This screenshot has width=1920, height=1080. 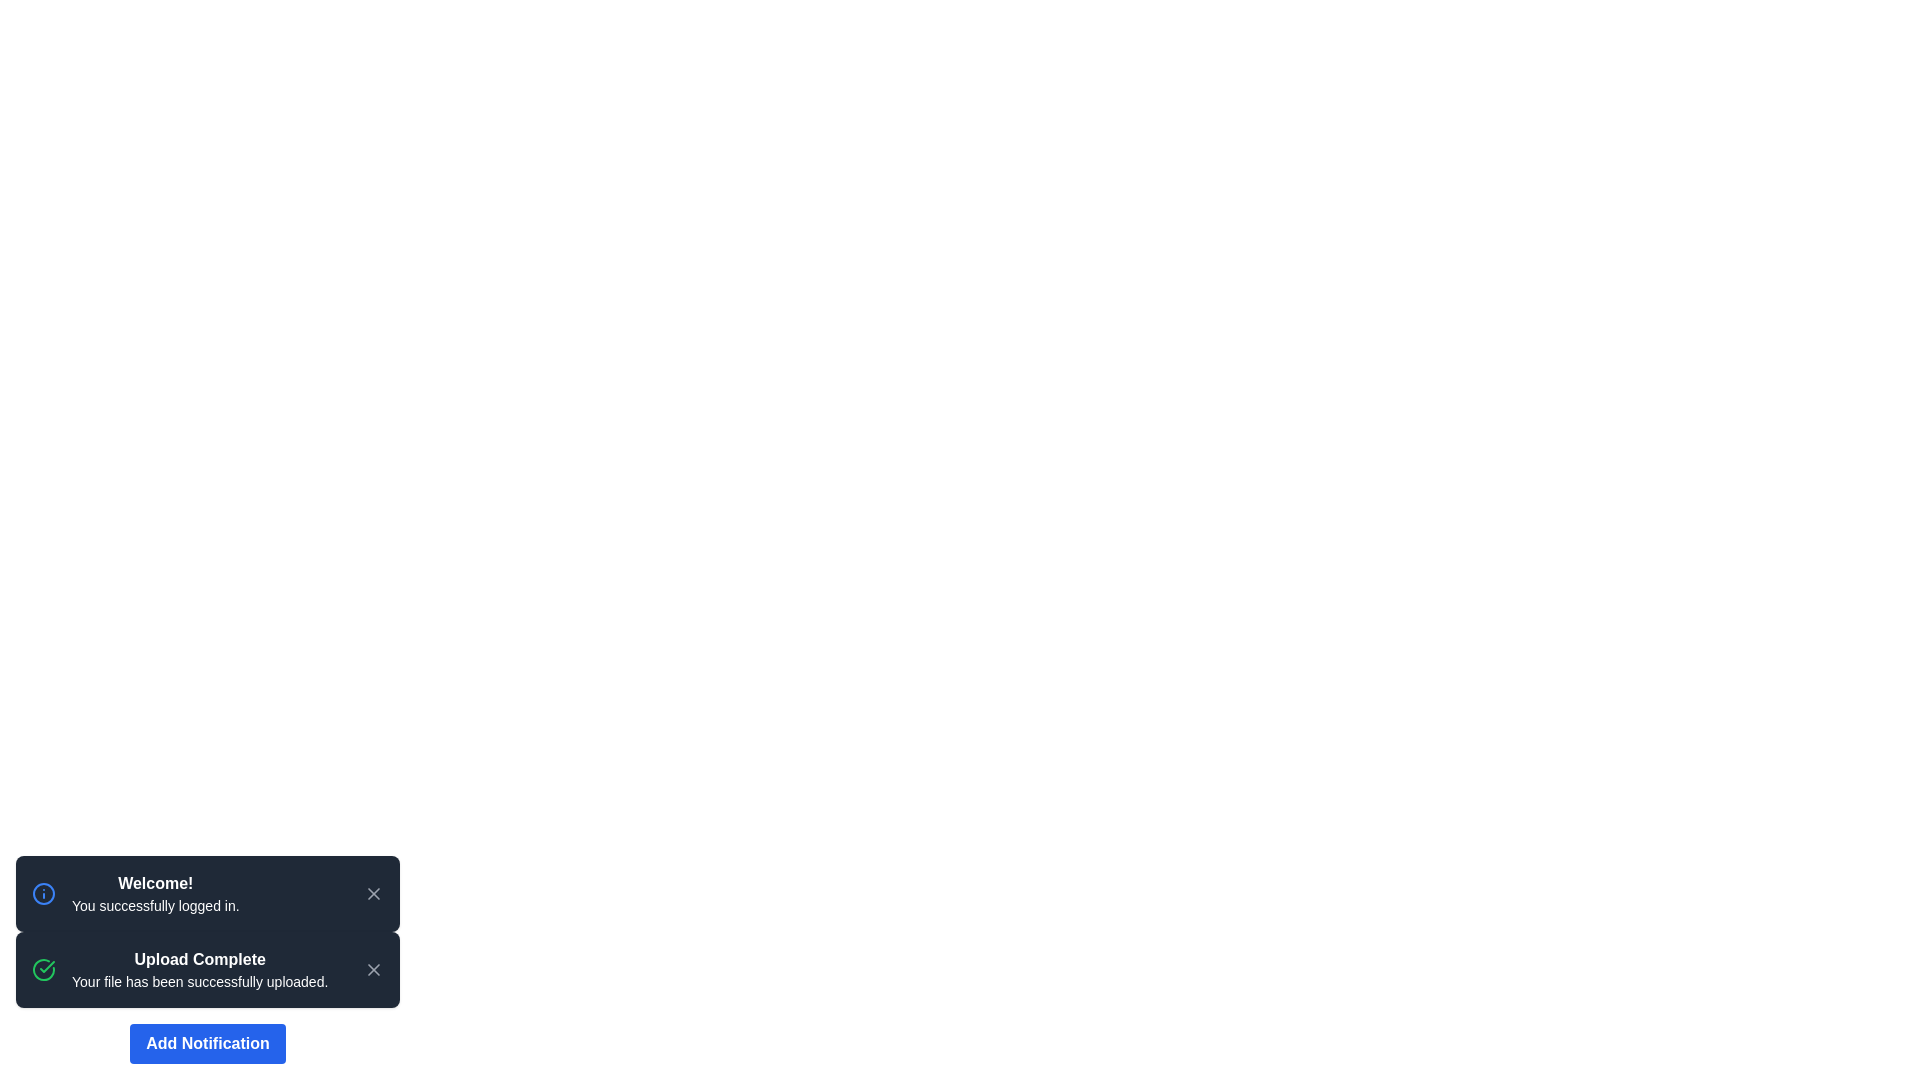 I want to click on the close button located in the top-right corner of the notification box that contains the text 'Welcome! You successfully logged in.' to alter its appearance, so click(x=374, y=893).